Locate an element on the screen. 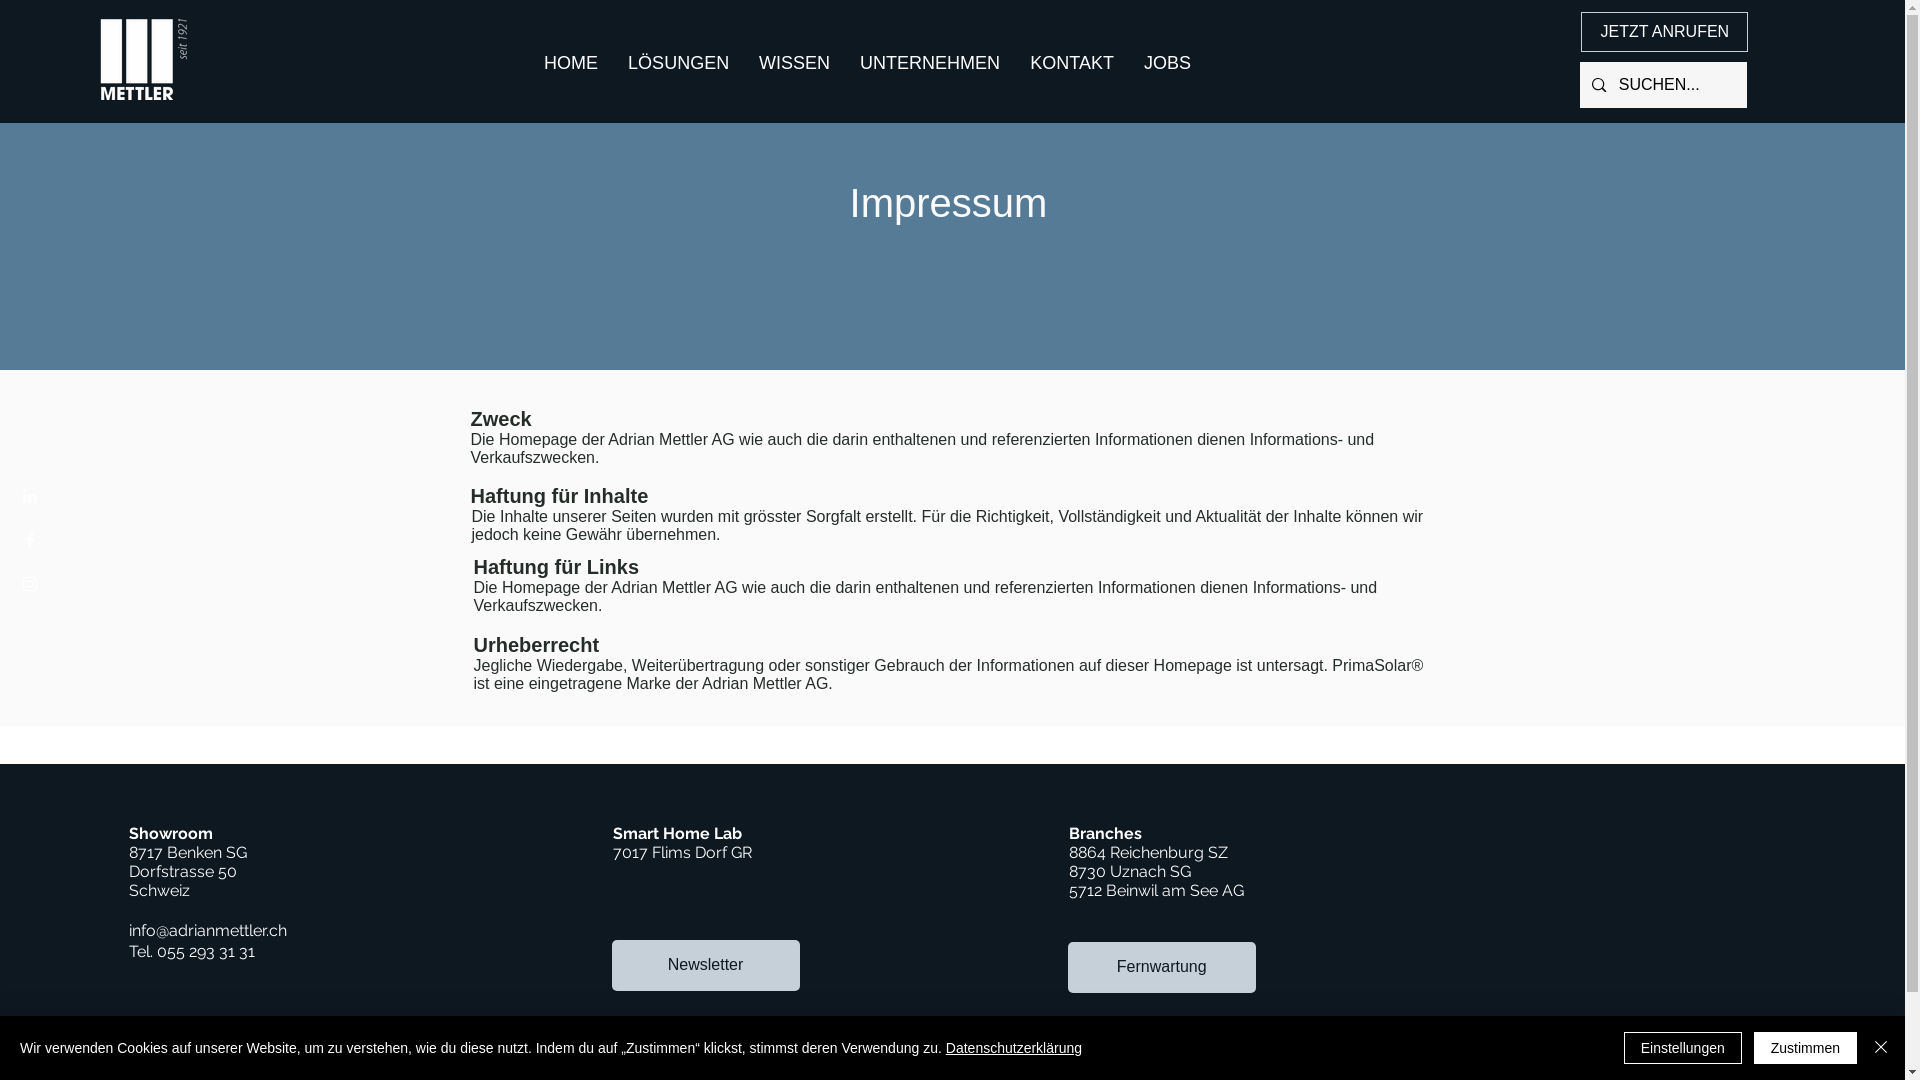  'WISSEN' is located at coordinates (793, 61).